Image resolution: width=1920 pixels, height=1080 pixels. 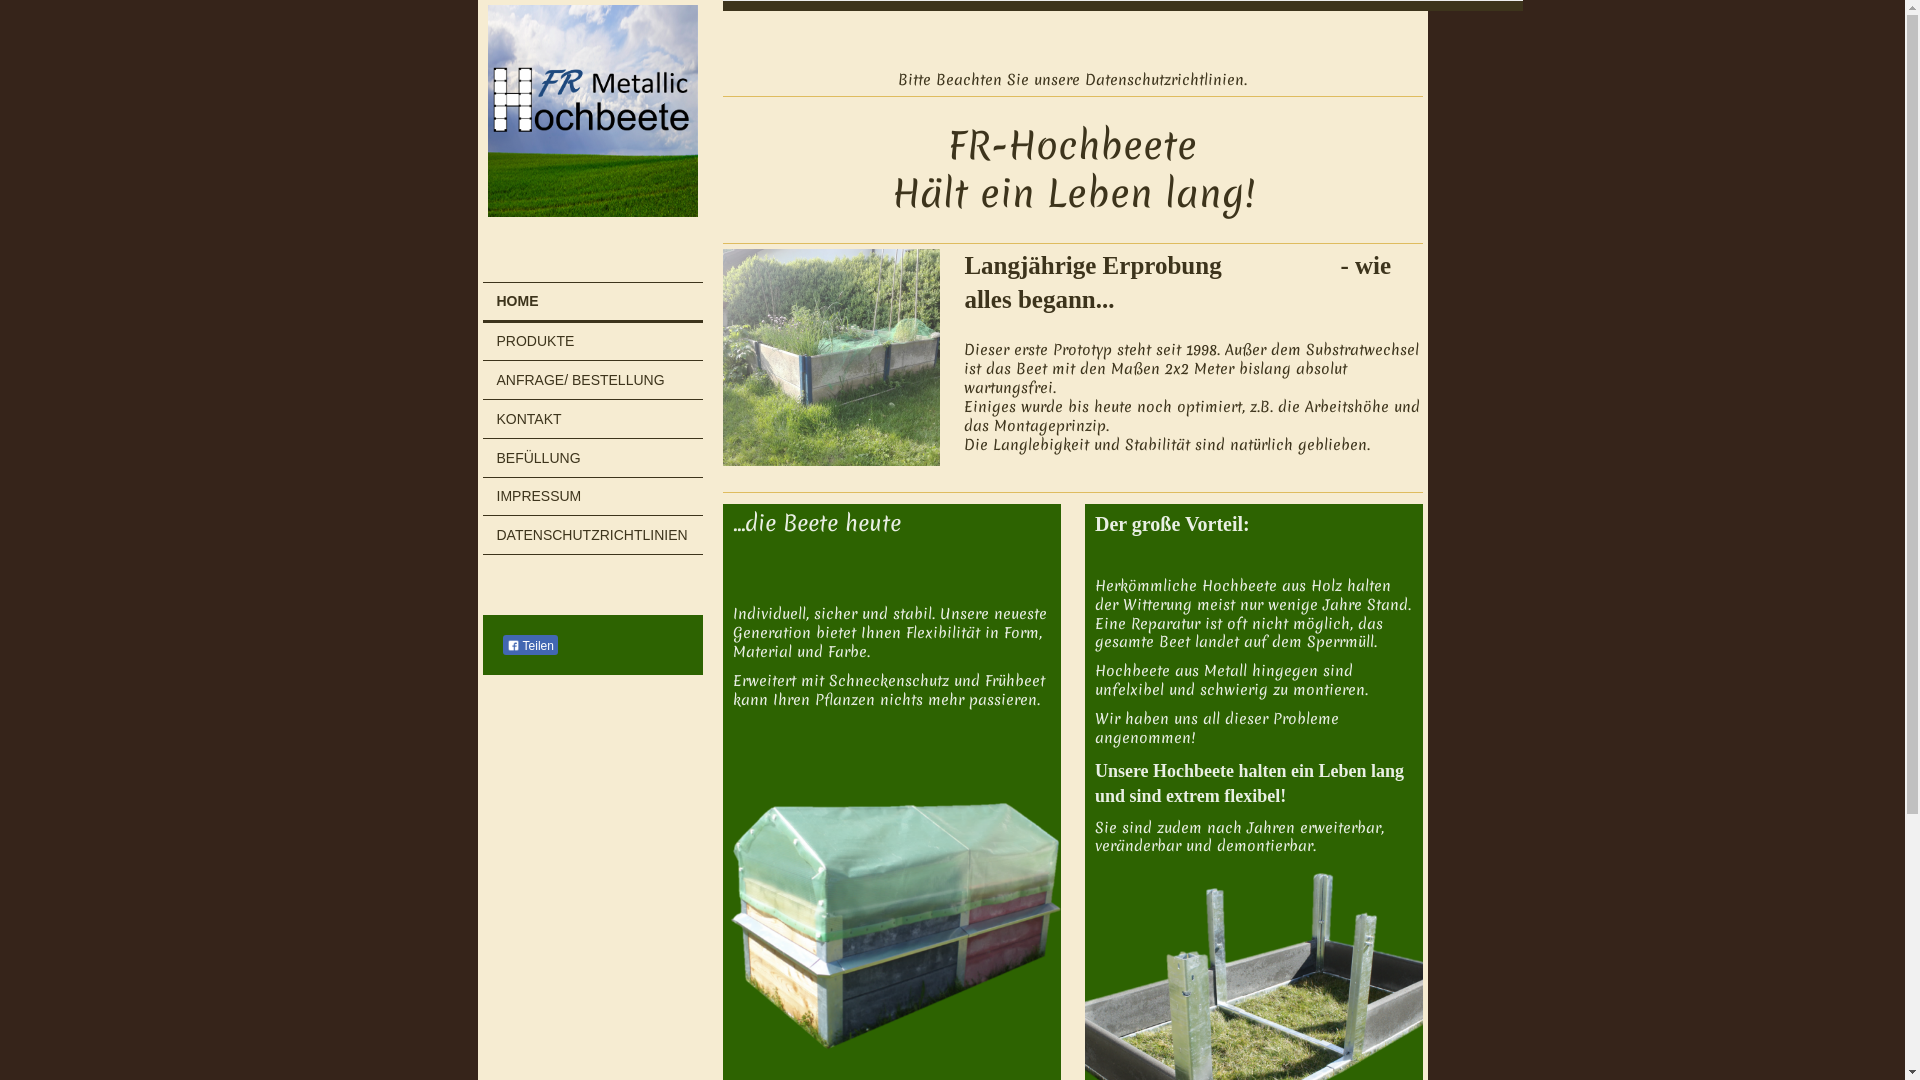 I want to click on 'Teilen', so click(x=529, y=644).